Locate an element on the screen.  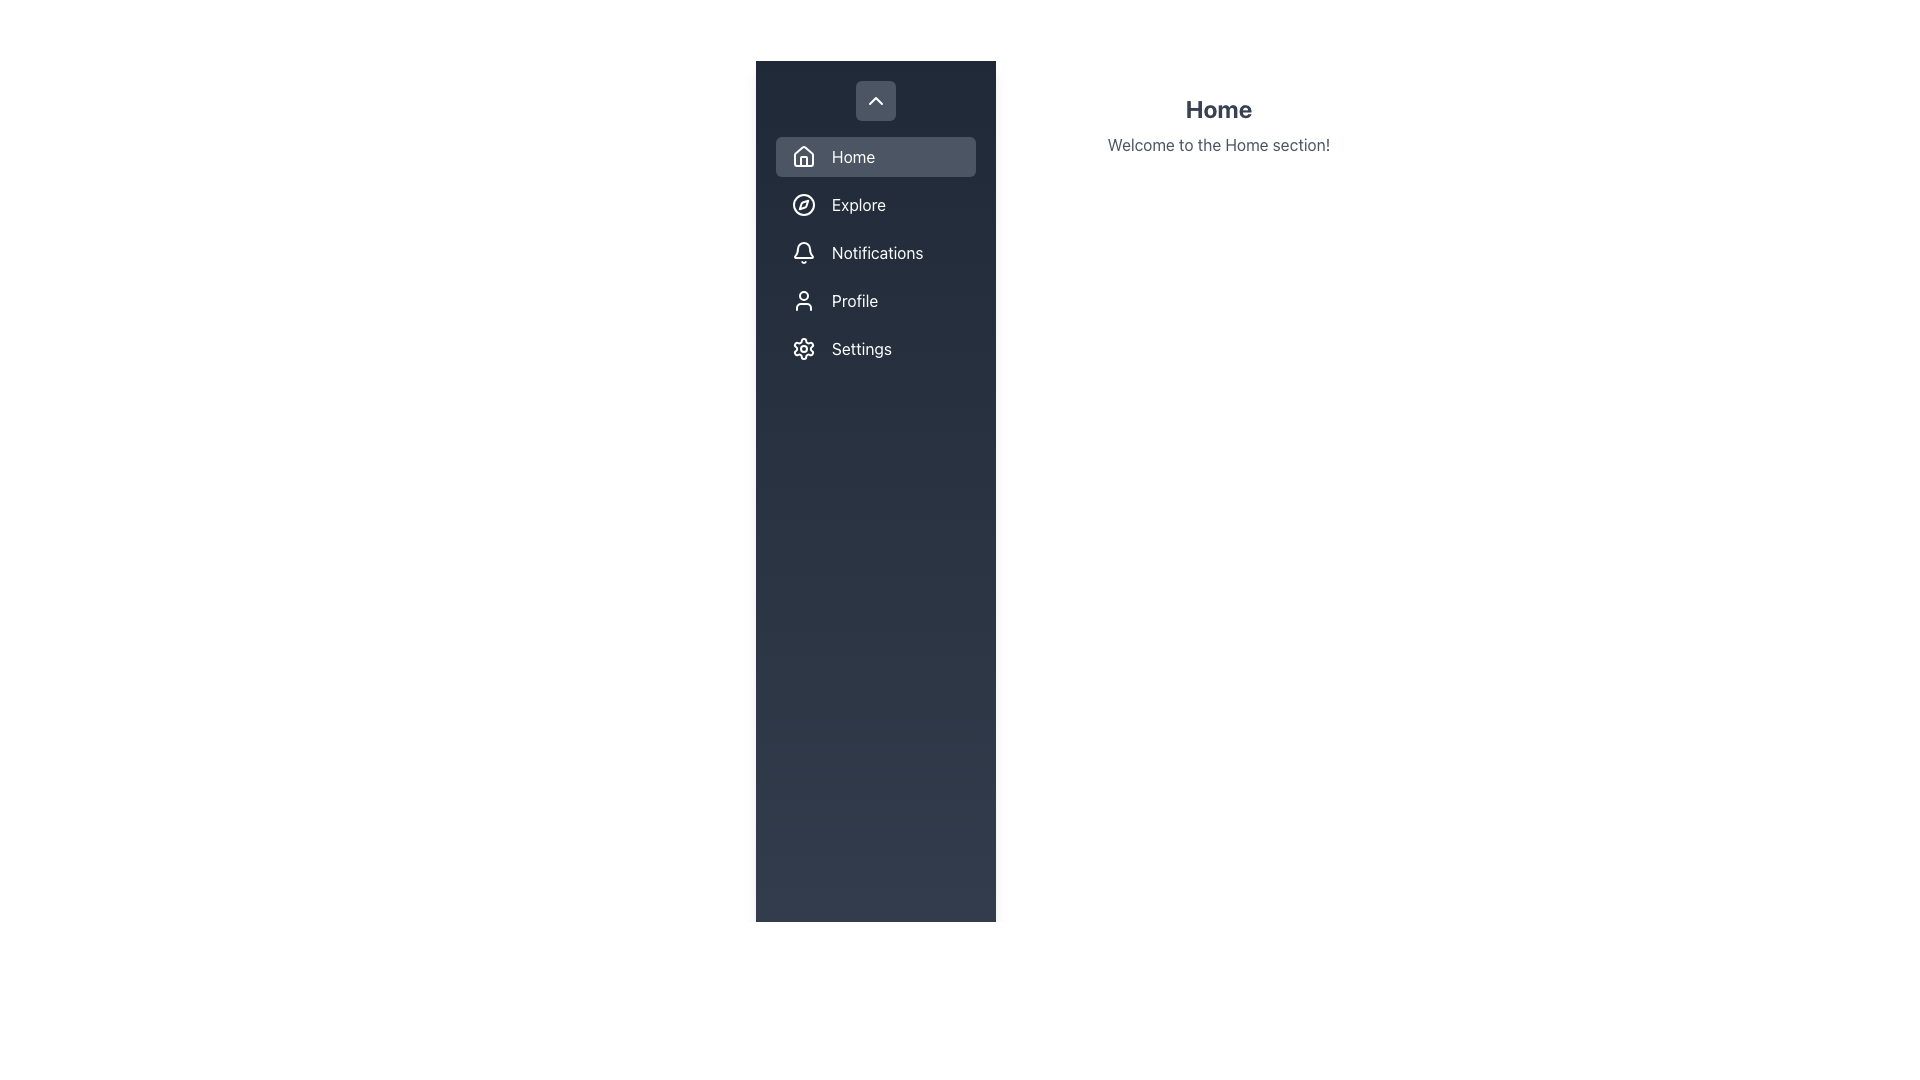
label for the 'Notifications' menu item, which is the third item in the left-side navigation menu, positioned to the right of a bell icon is located at coordinates (877, 252).